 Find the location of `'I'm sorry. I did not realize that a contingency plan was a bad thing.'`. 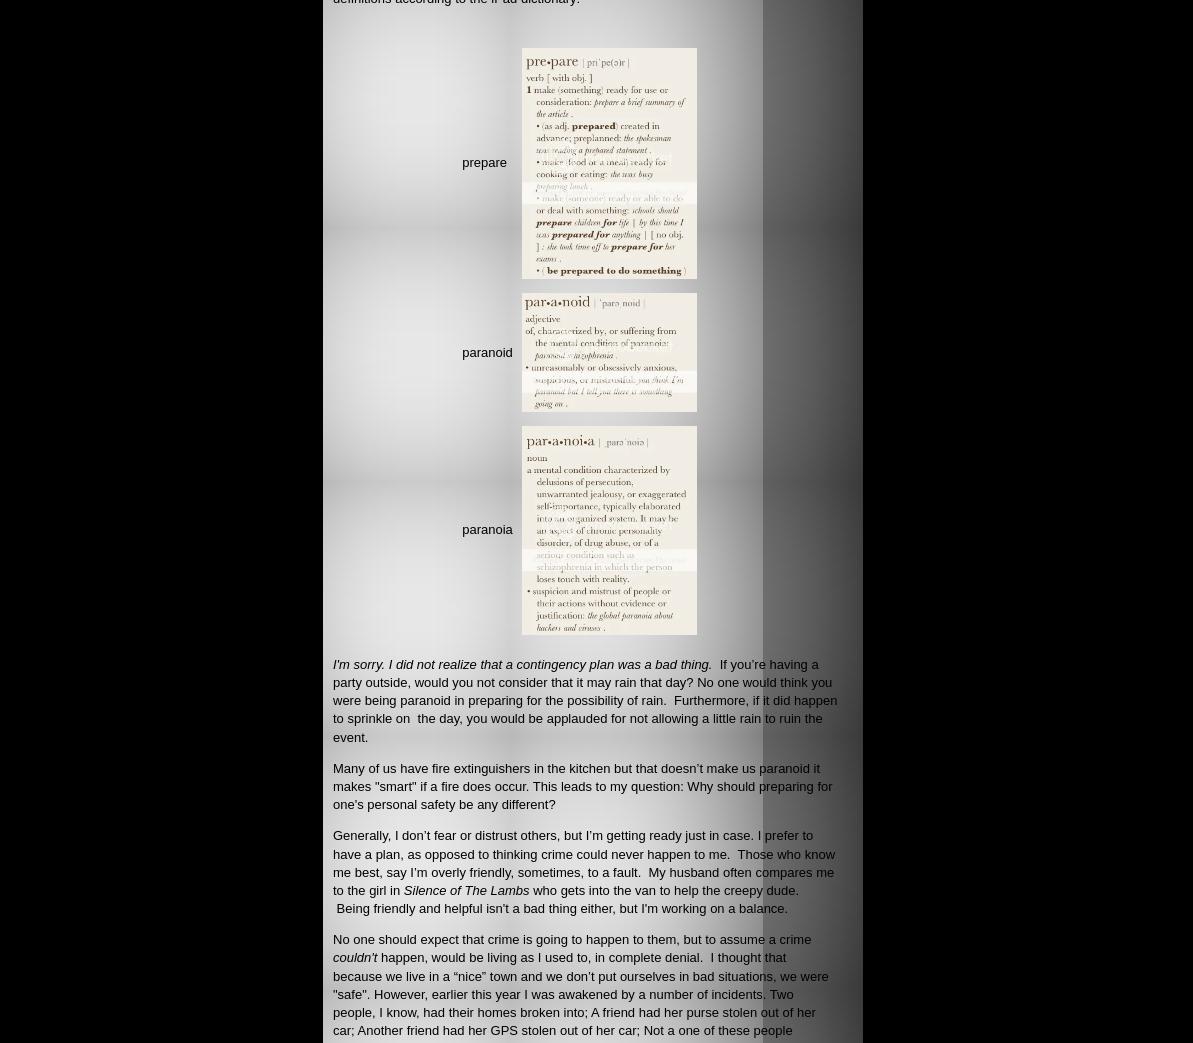

'I'm sorry. I did not realize that a contingency plan was a bad thing.' is located at coordinates (521, 662).